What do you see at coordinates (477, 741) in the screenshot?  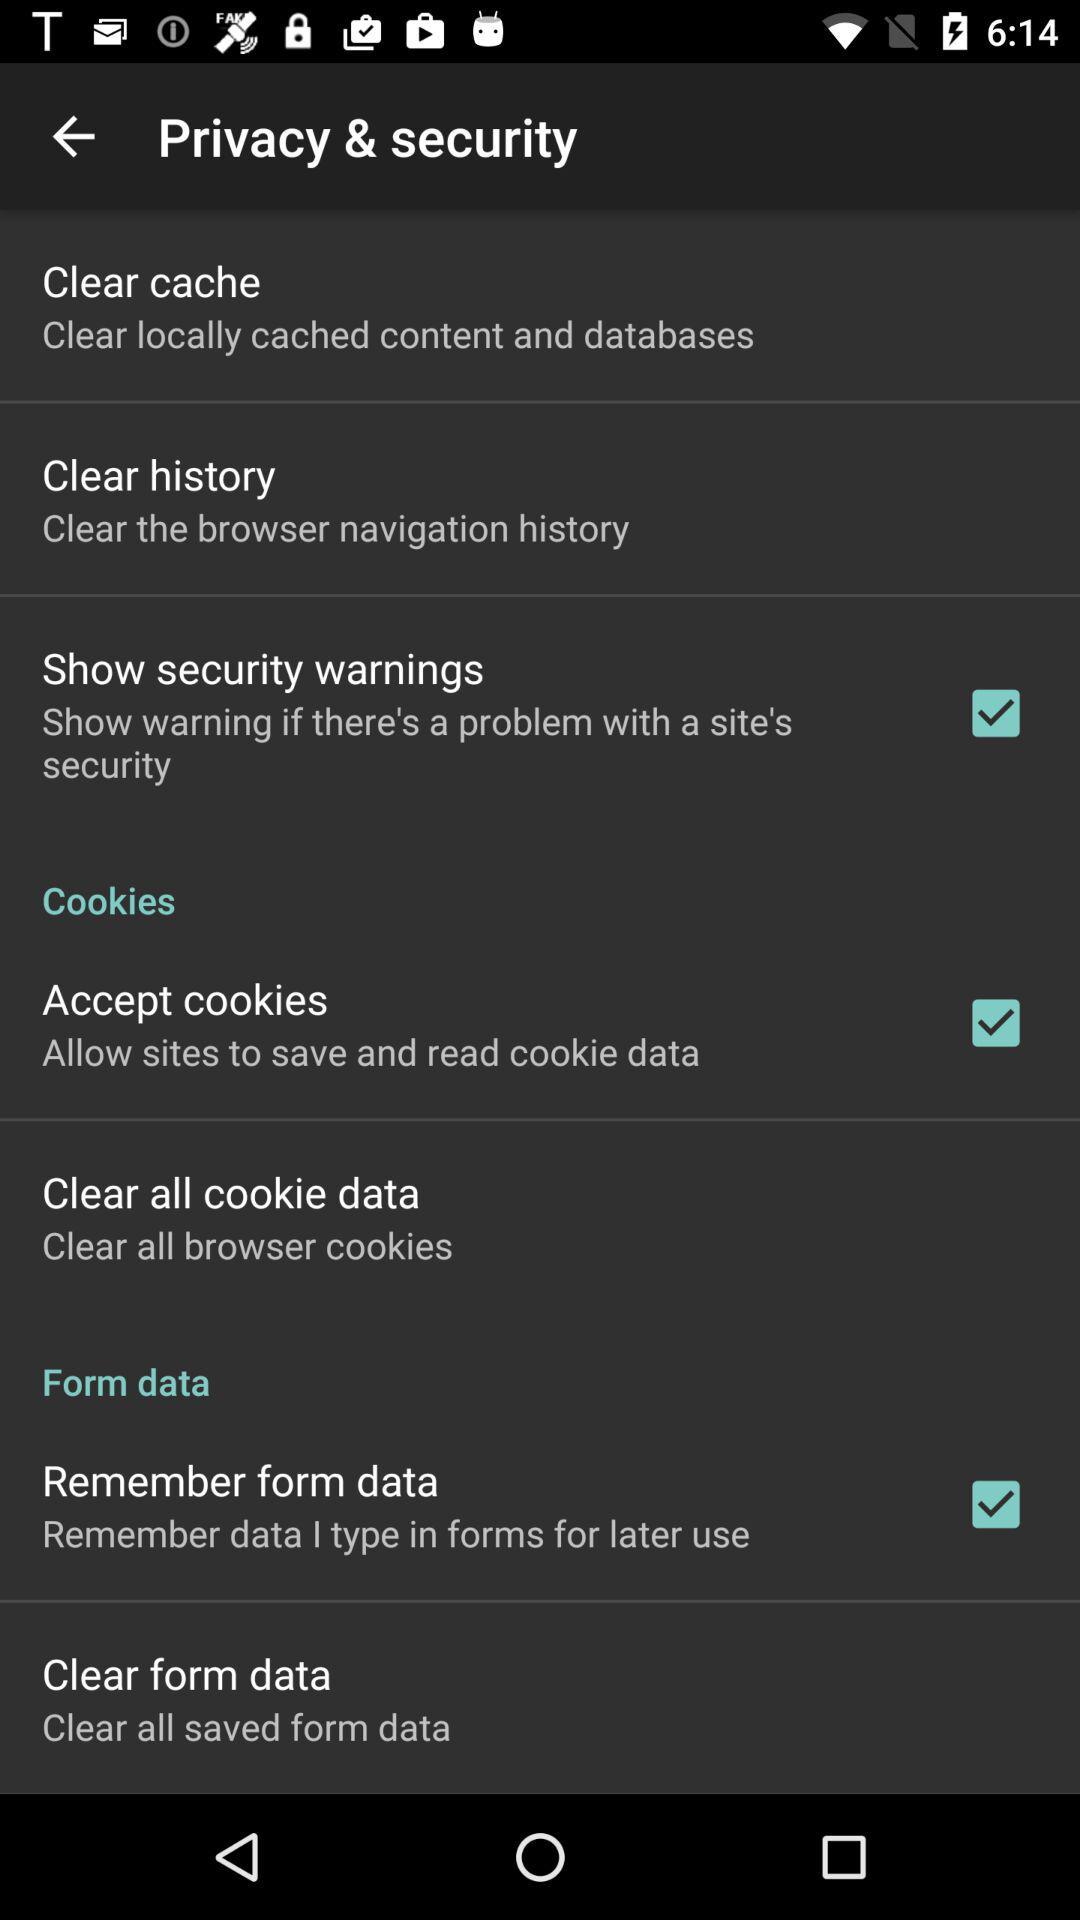 I see `the show warning if app` at bounding box center [477, 741].